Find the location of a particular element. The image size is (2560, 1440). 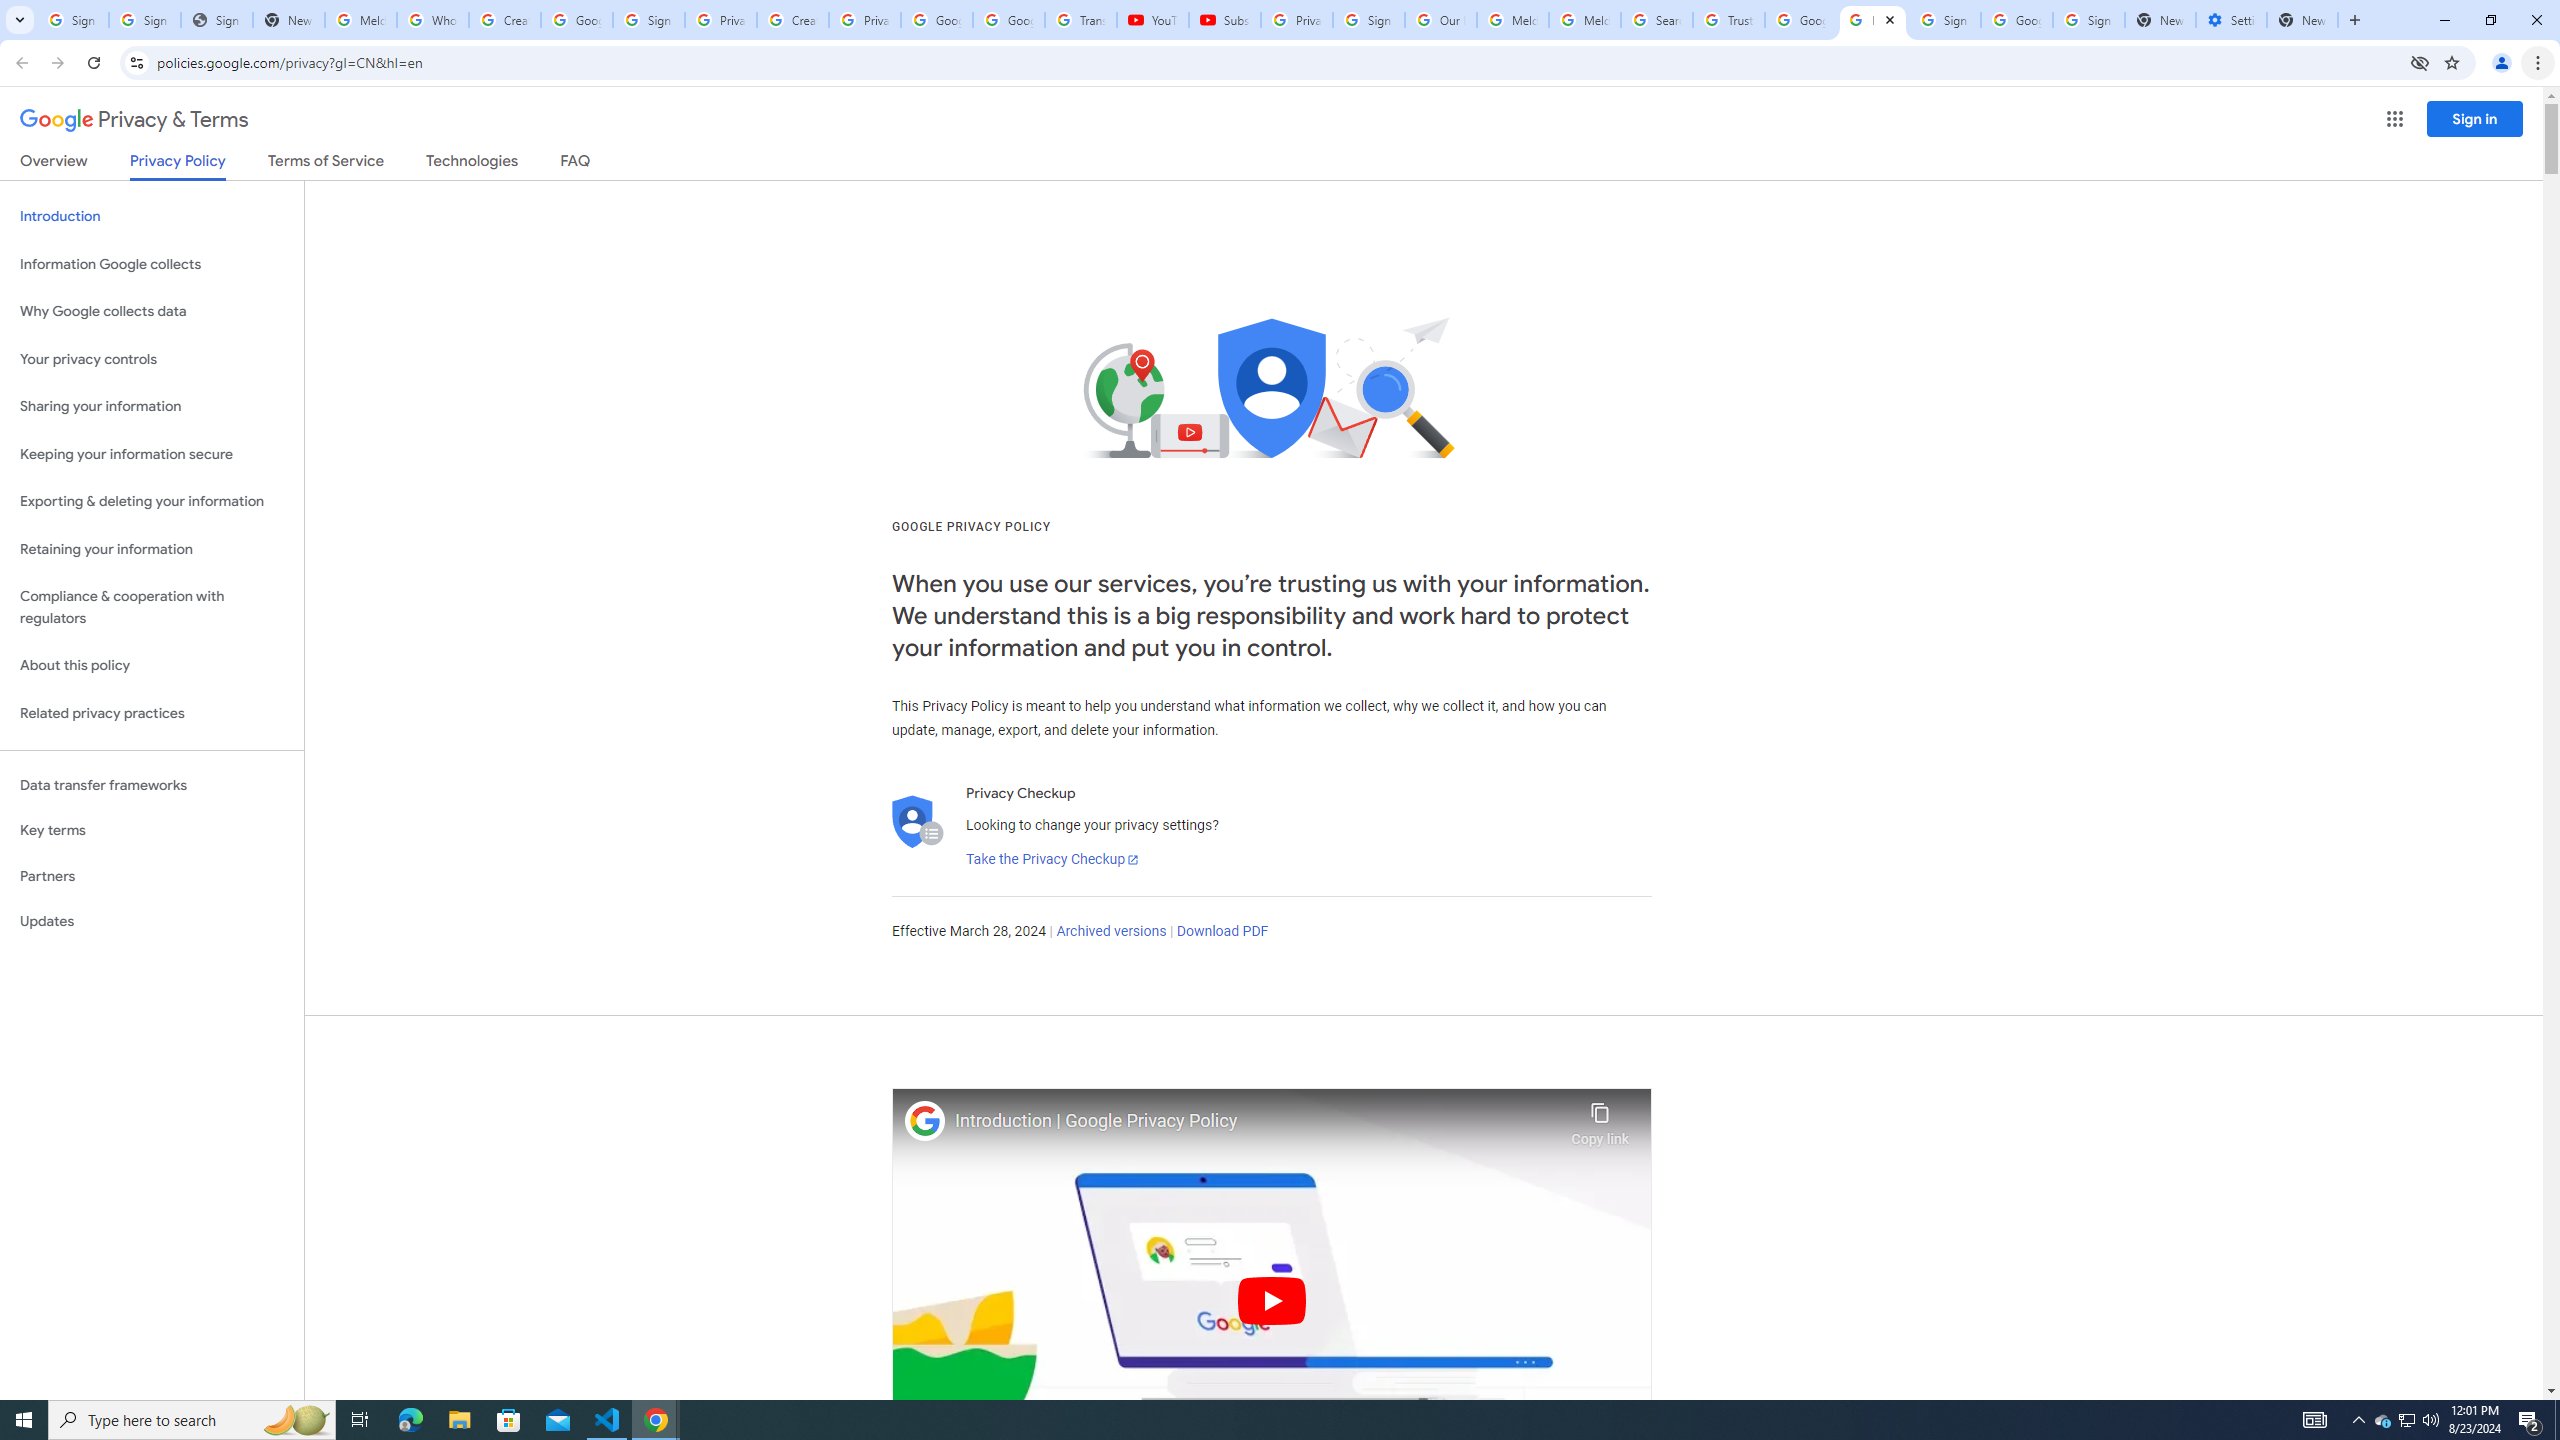

'Trusted Information and Content - Google Safety Center' is located at coordinates (1728, 19).